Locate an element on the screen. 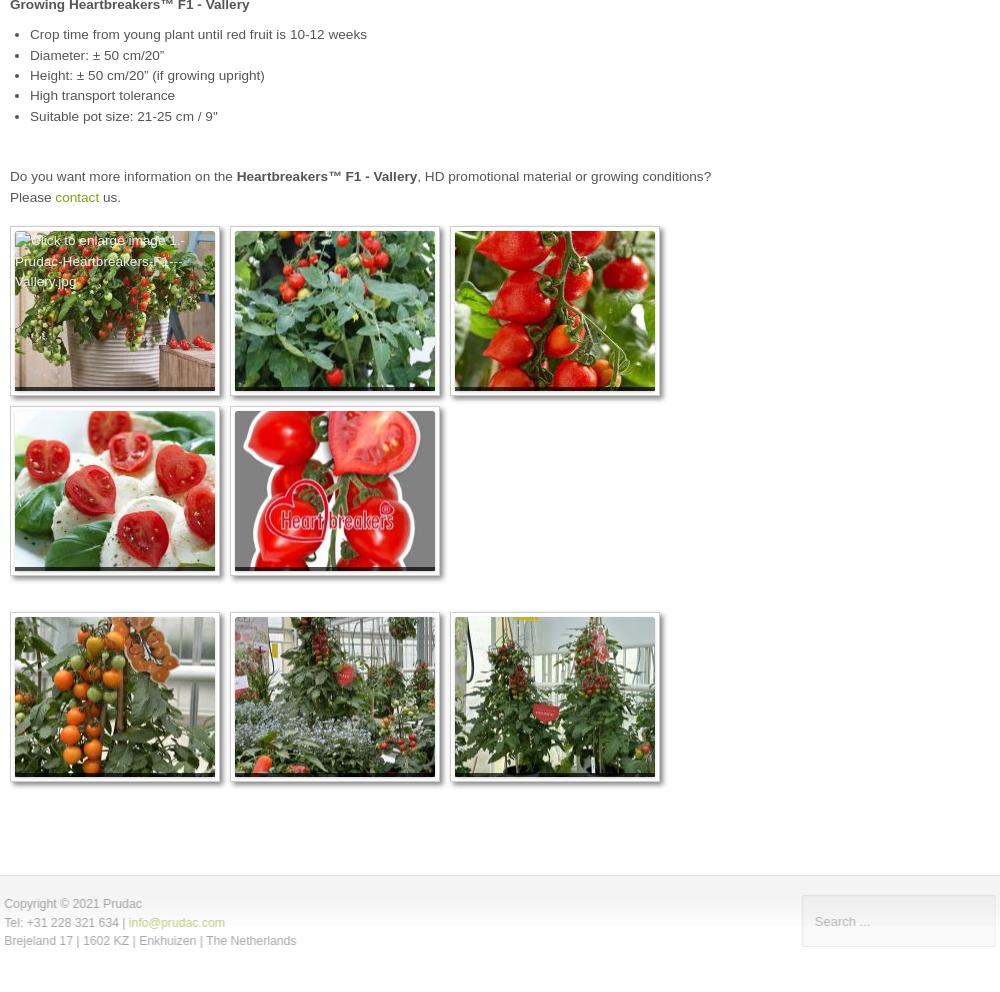 Image resolution: width=1000 pixels, height=992 pixels. 'Heartbreakers' is located at coordinates (282, 175).